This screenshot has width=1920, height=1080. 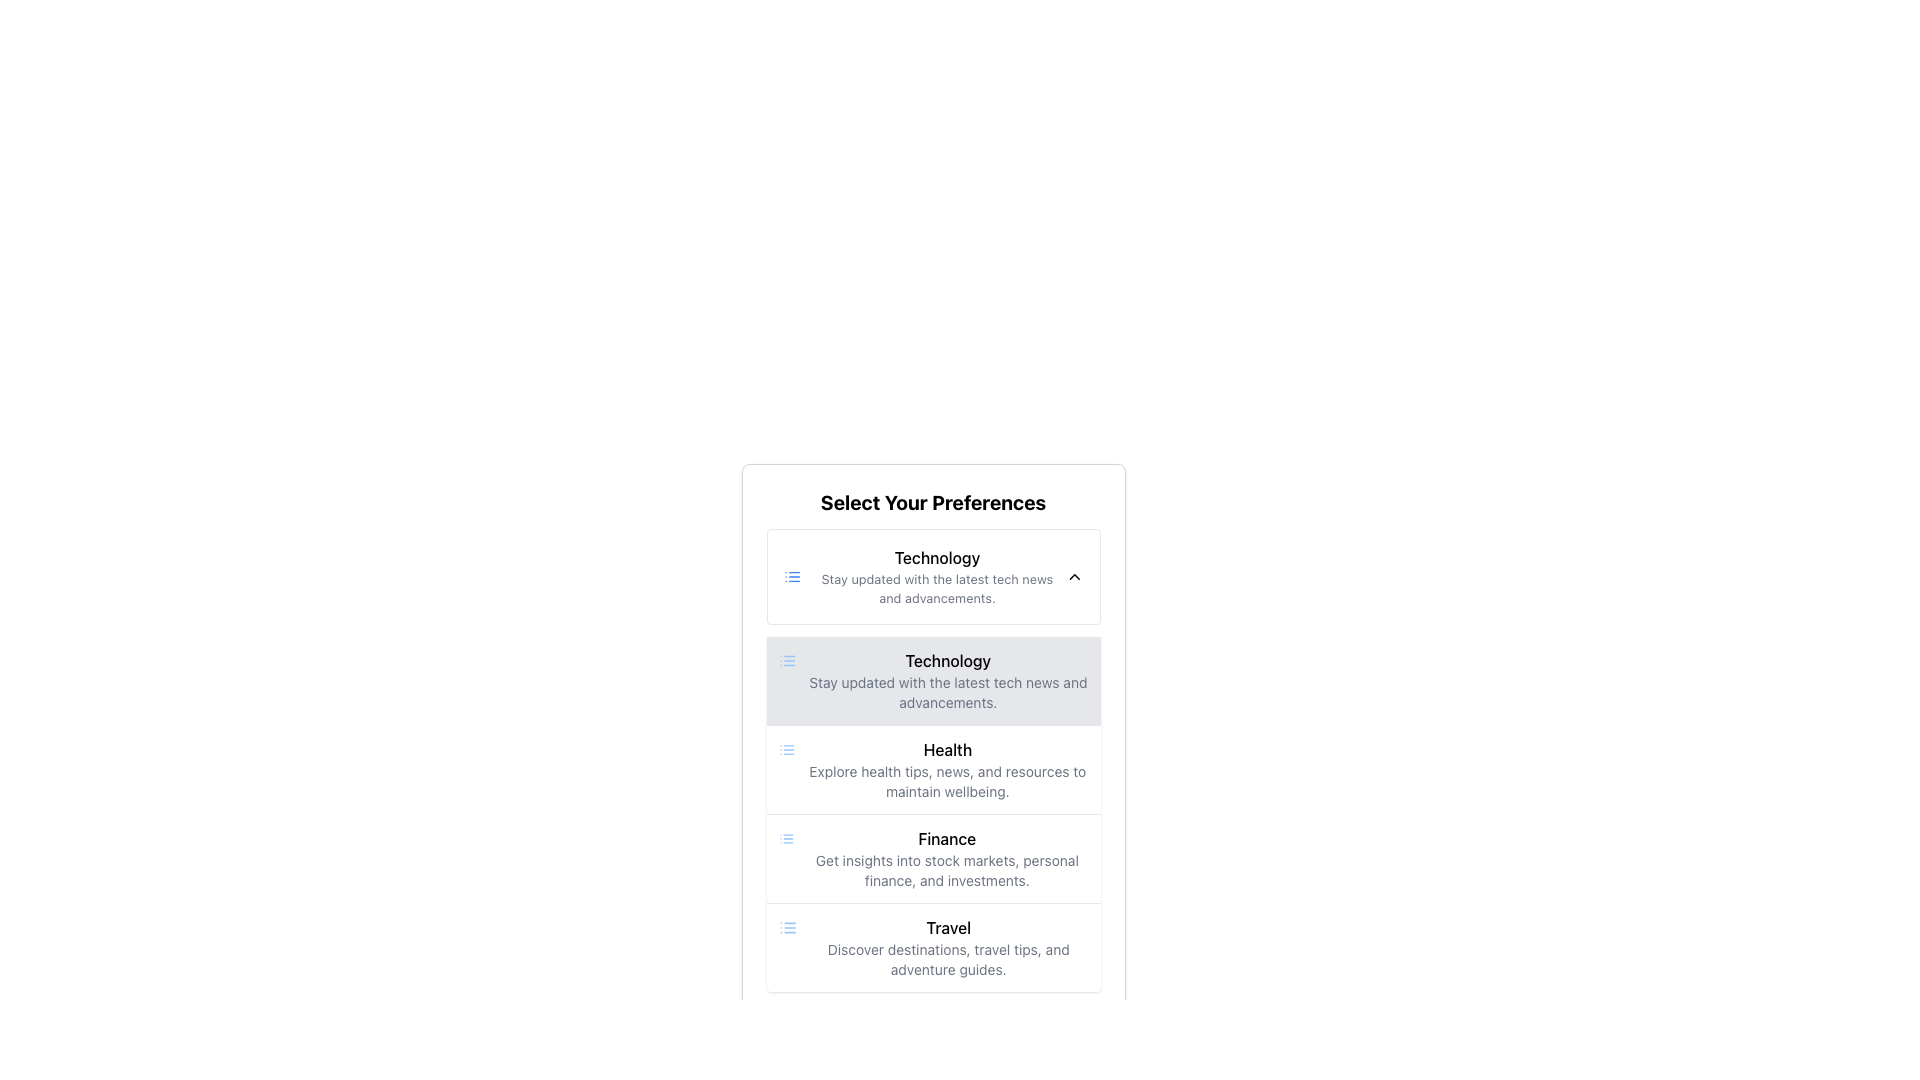 What do you see at coordinates (947, 947) in the screenshot?
I see `the clickable list item titled 'Travel'` at bounding box center [947, 947].